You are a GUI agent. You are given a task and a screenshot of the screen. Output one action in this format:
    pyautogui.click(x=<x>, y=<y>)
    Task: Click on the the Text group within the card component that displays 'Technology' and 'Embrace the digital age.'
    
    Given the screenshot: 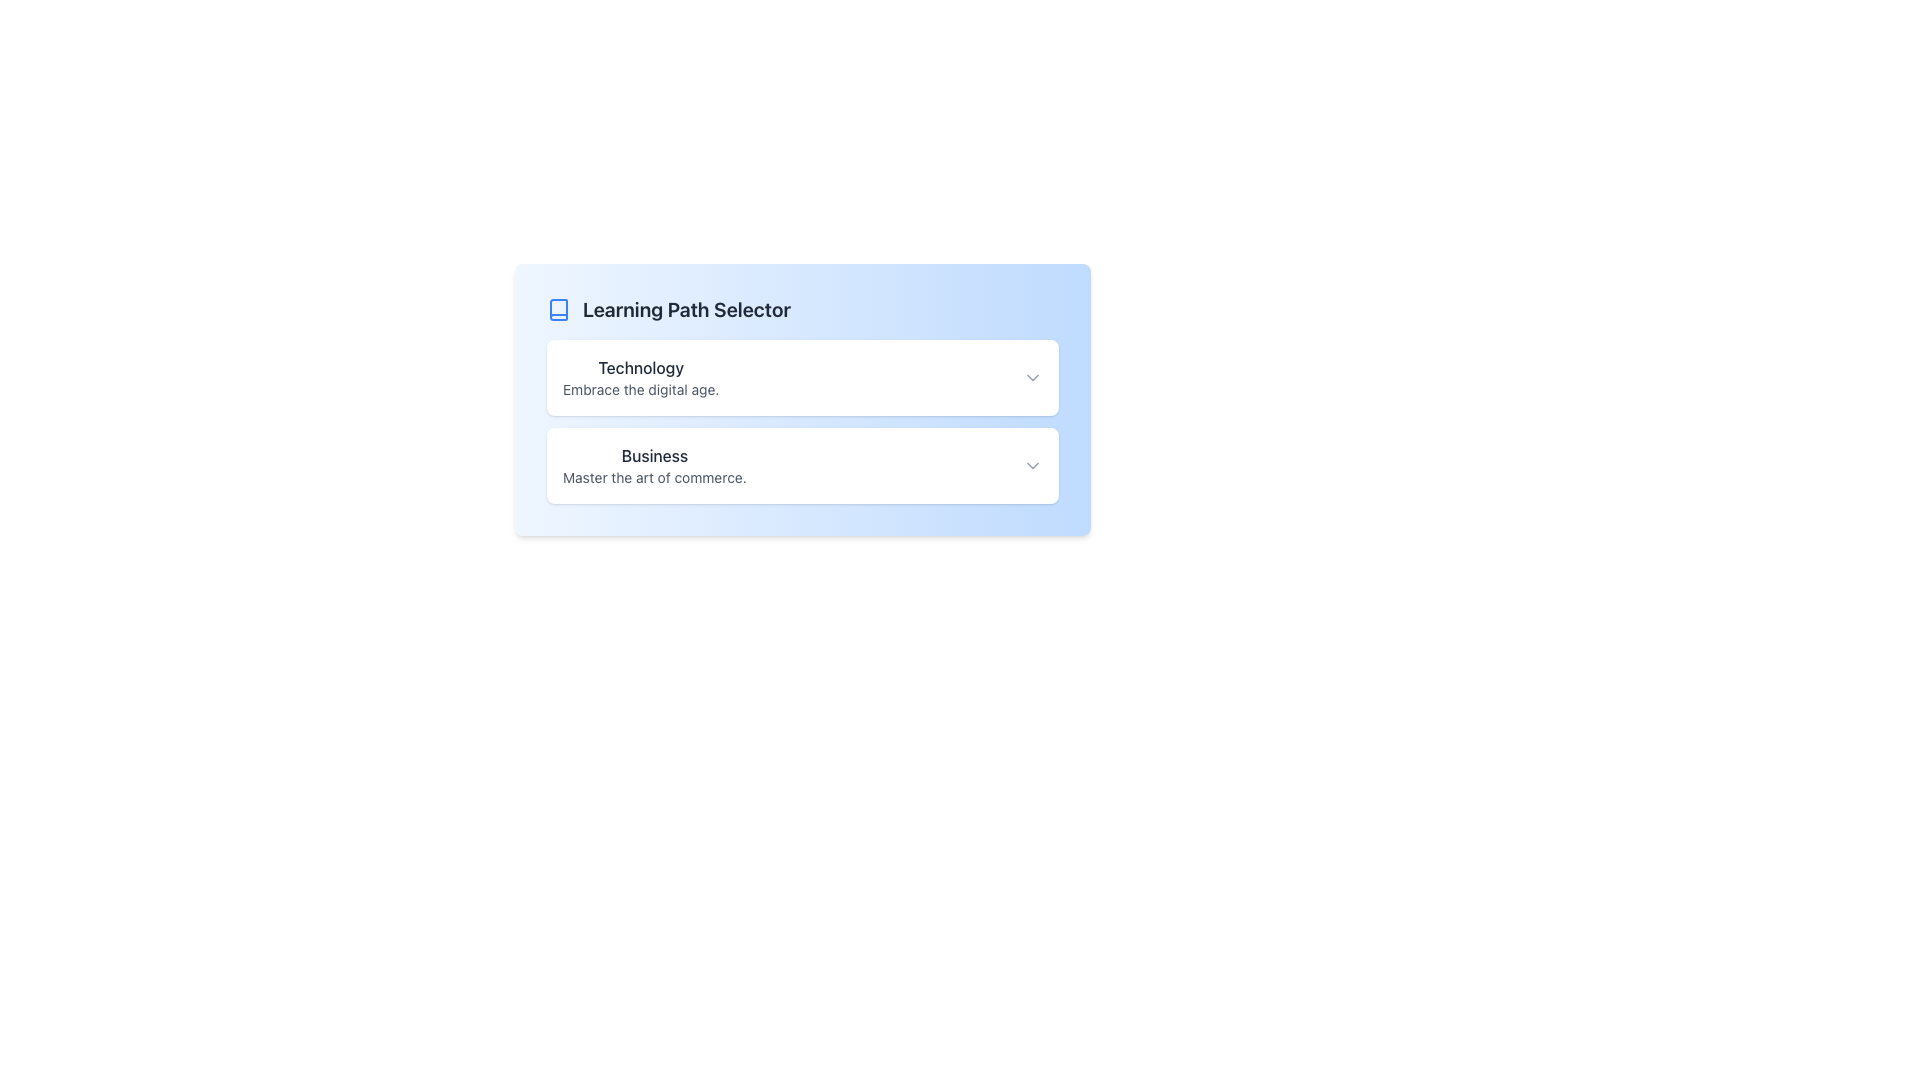 What is the action you would take?
    pyautogui.click(x=641, y=378)
    